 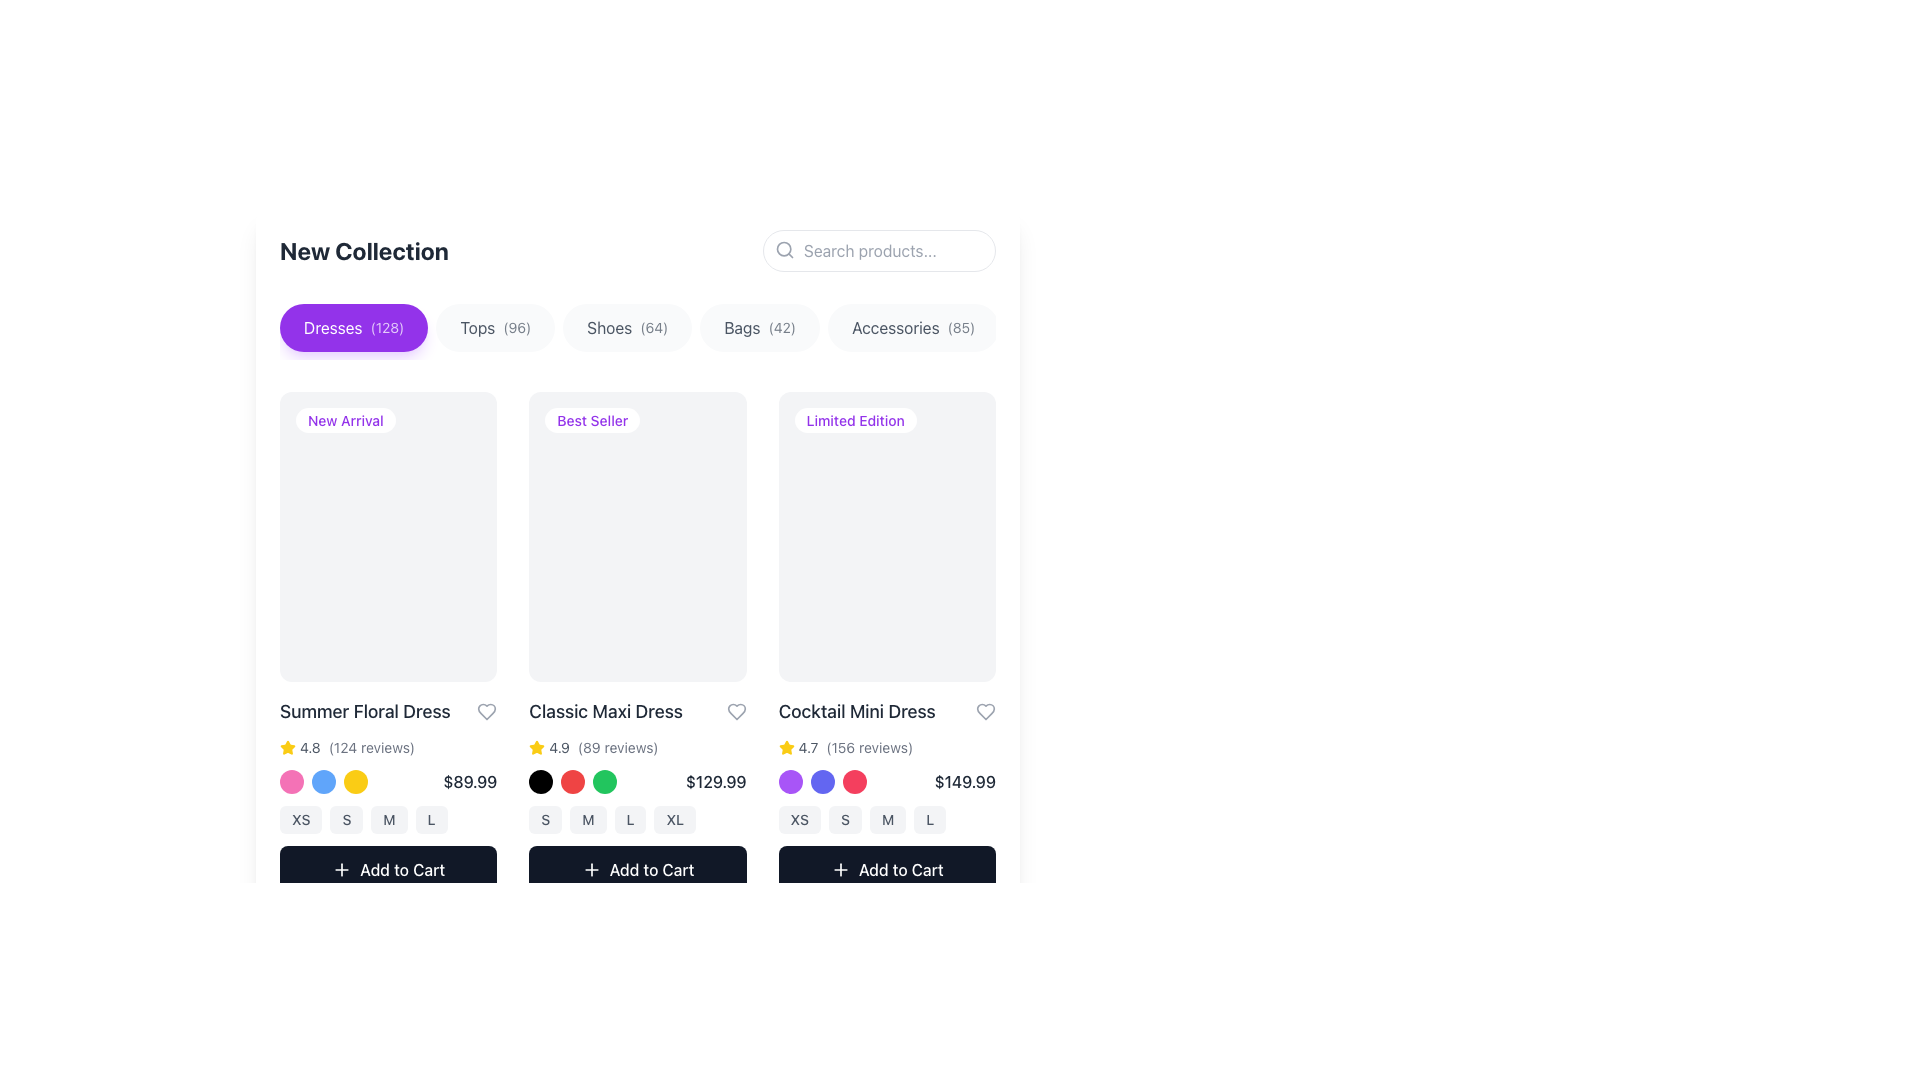 I want to click on the gray rectangular button labeled 'M' with a slightly rounded border, so click(x=587, y=819).